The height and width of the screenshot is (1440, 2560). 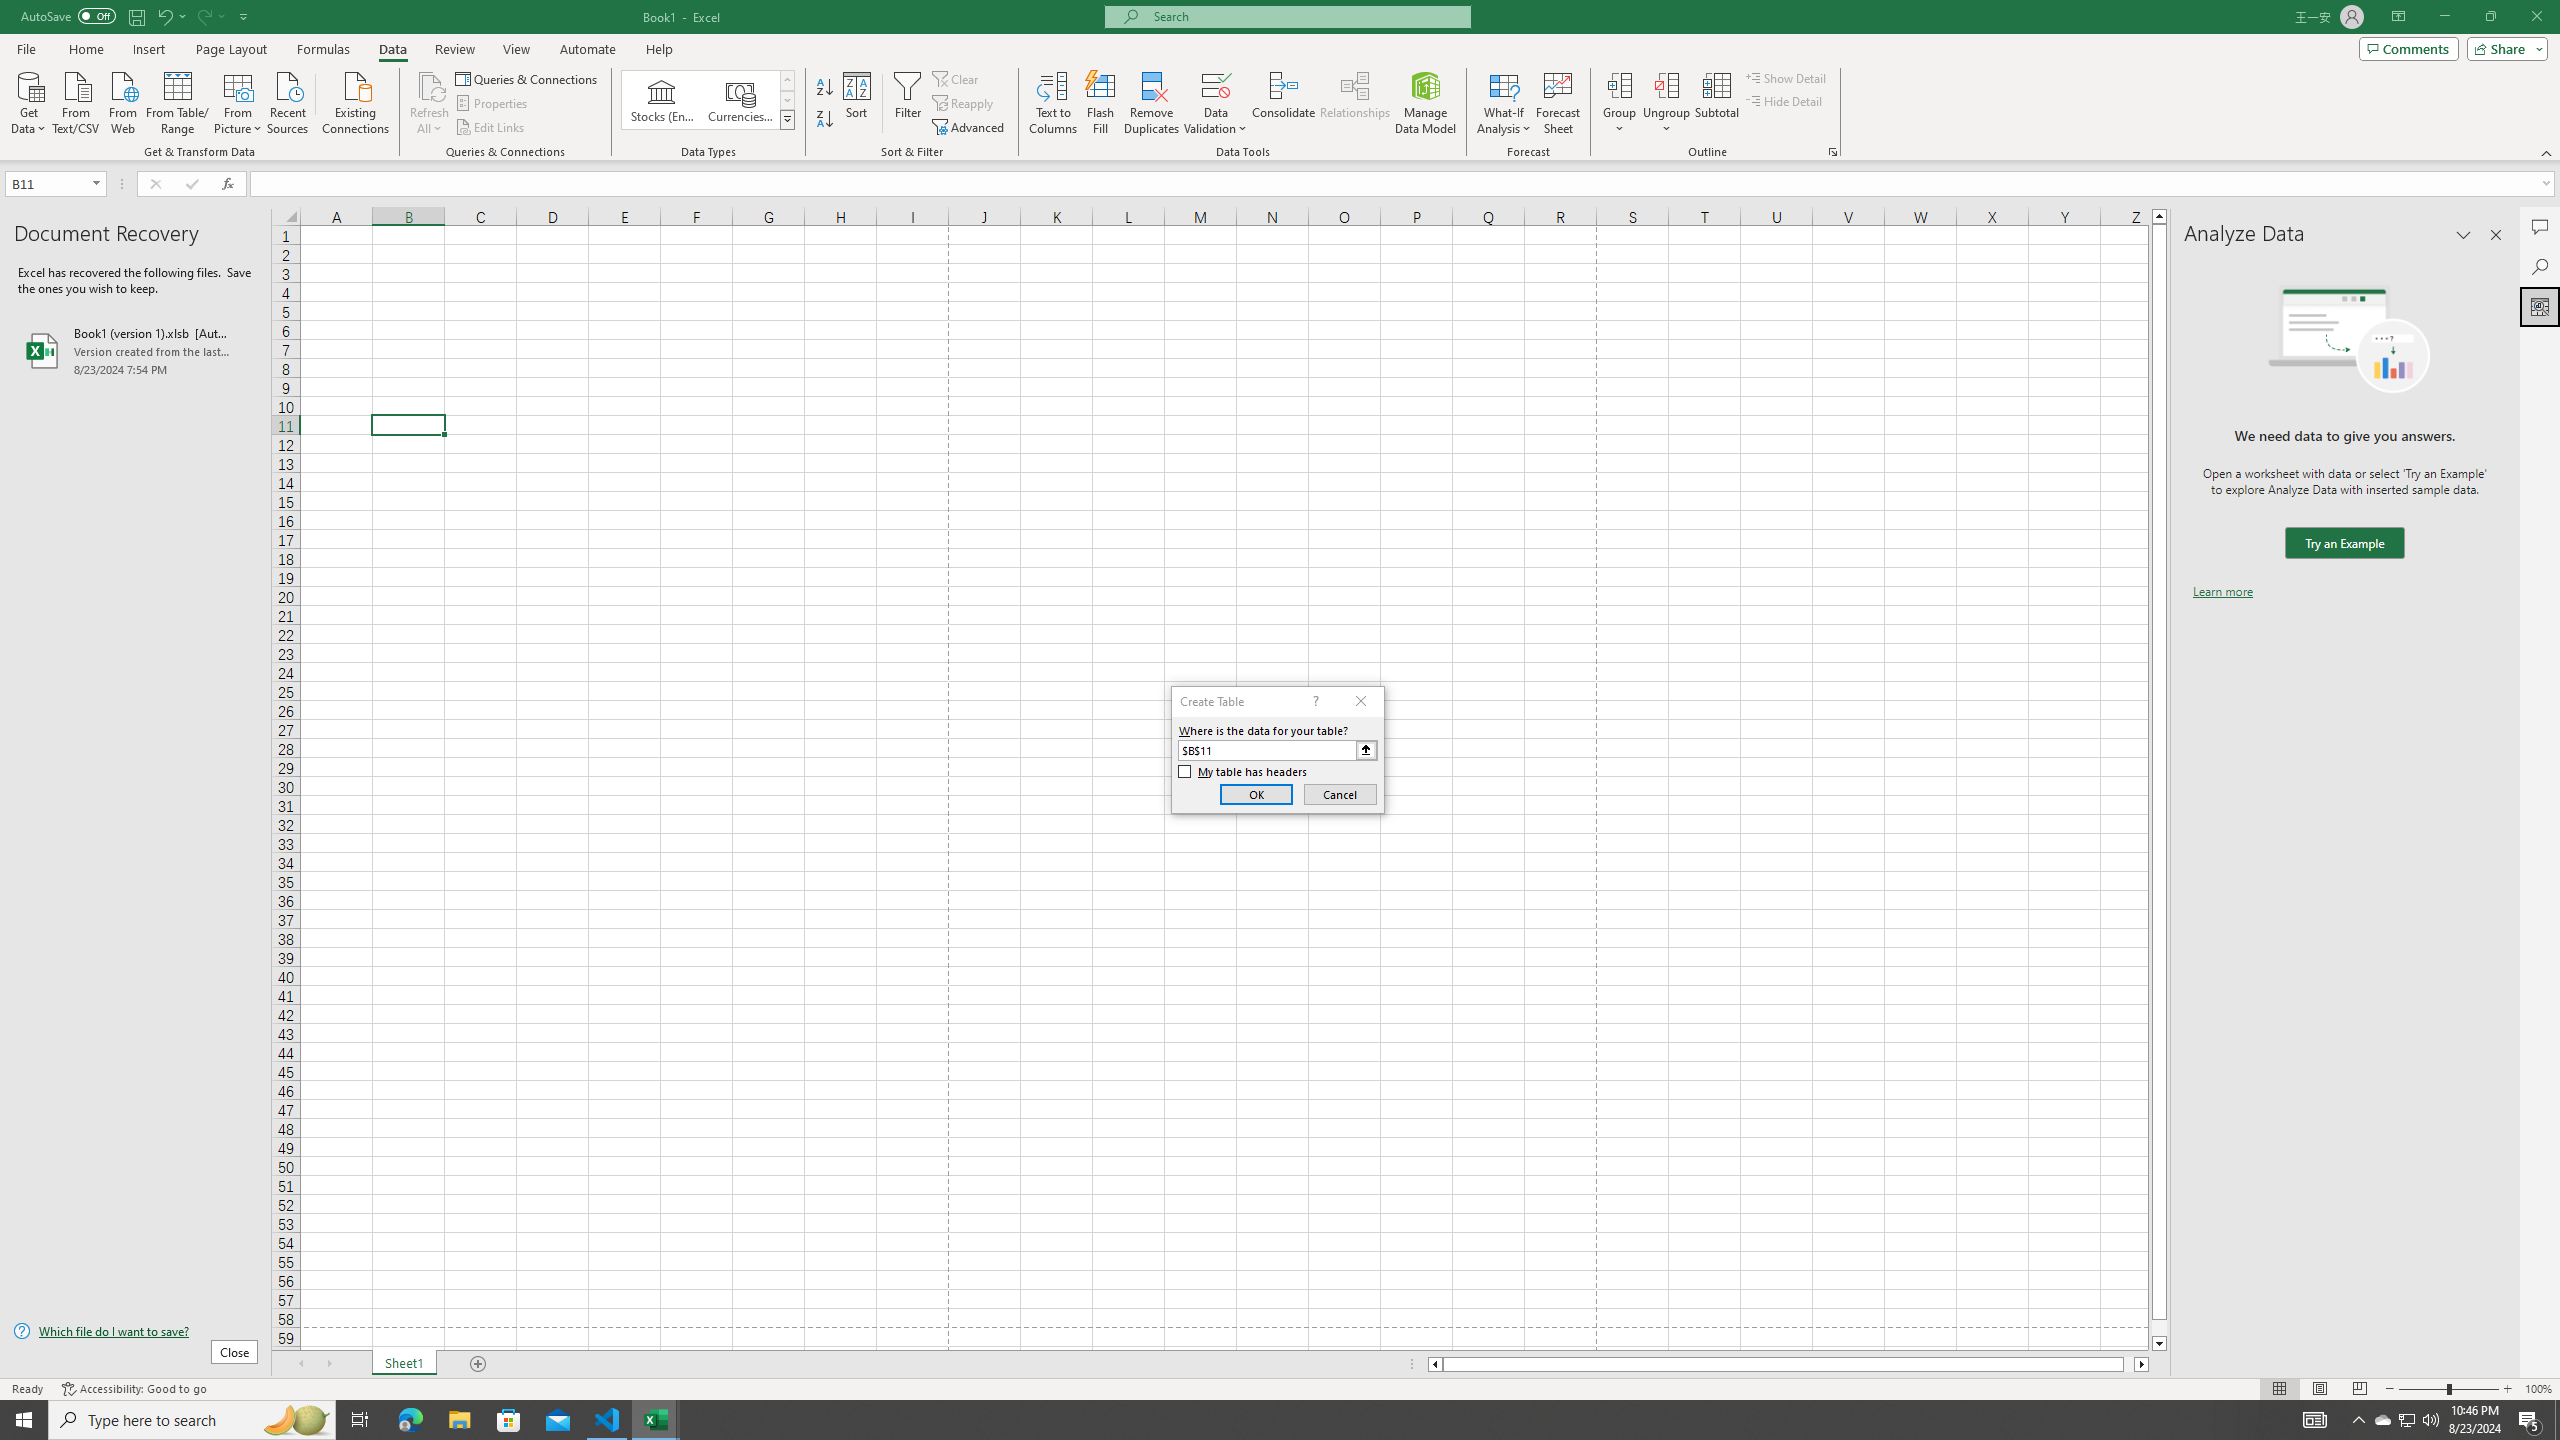 What do you see at coordinates (2408, 47) in the screenshot?
I see `'Comments'` at bounding box center [2408, 47].